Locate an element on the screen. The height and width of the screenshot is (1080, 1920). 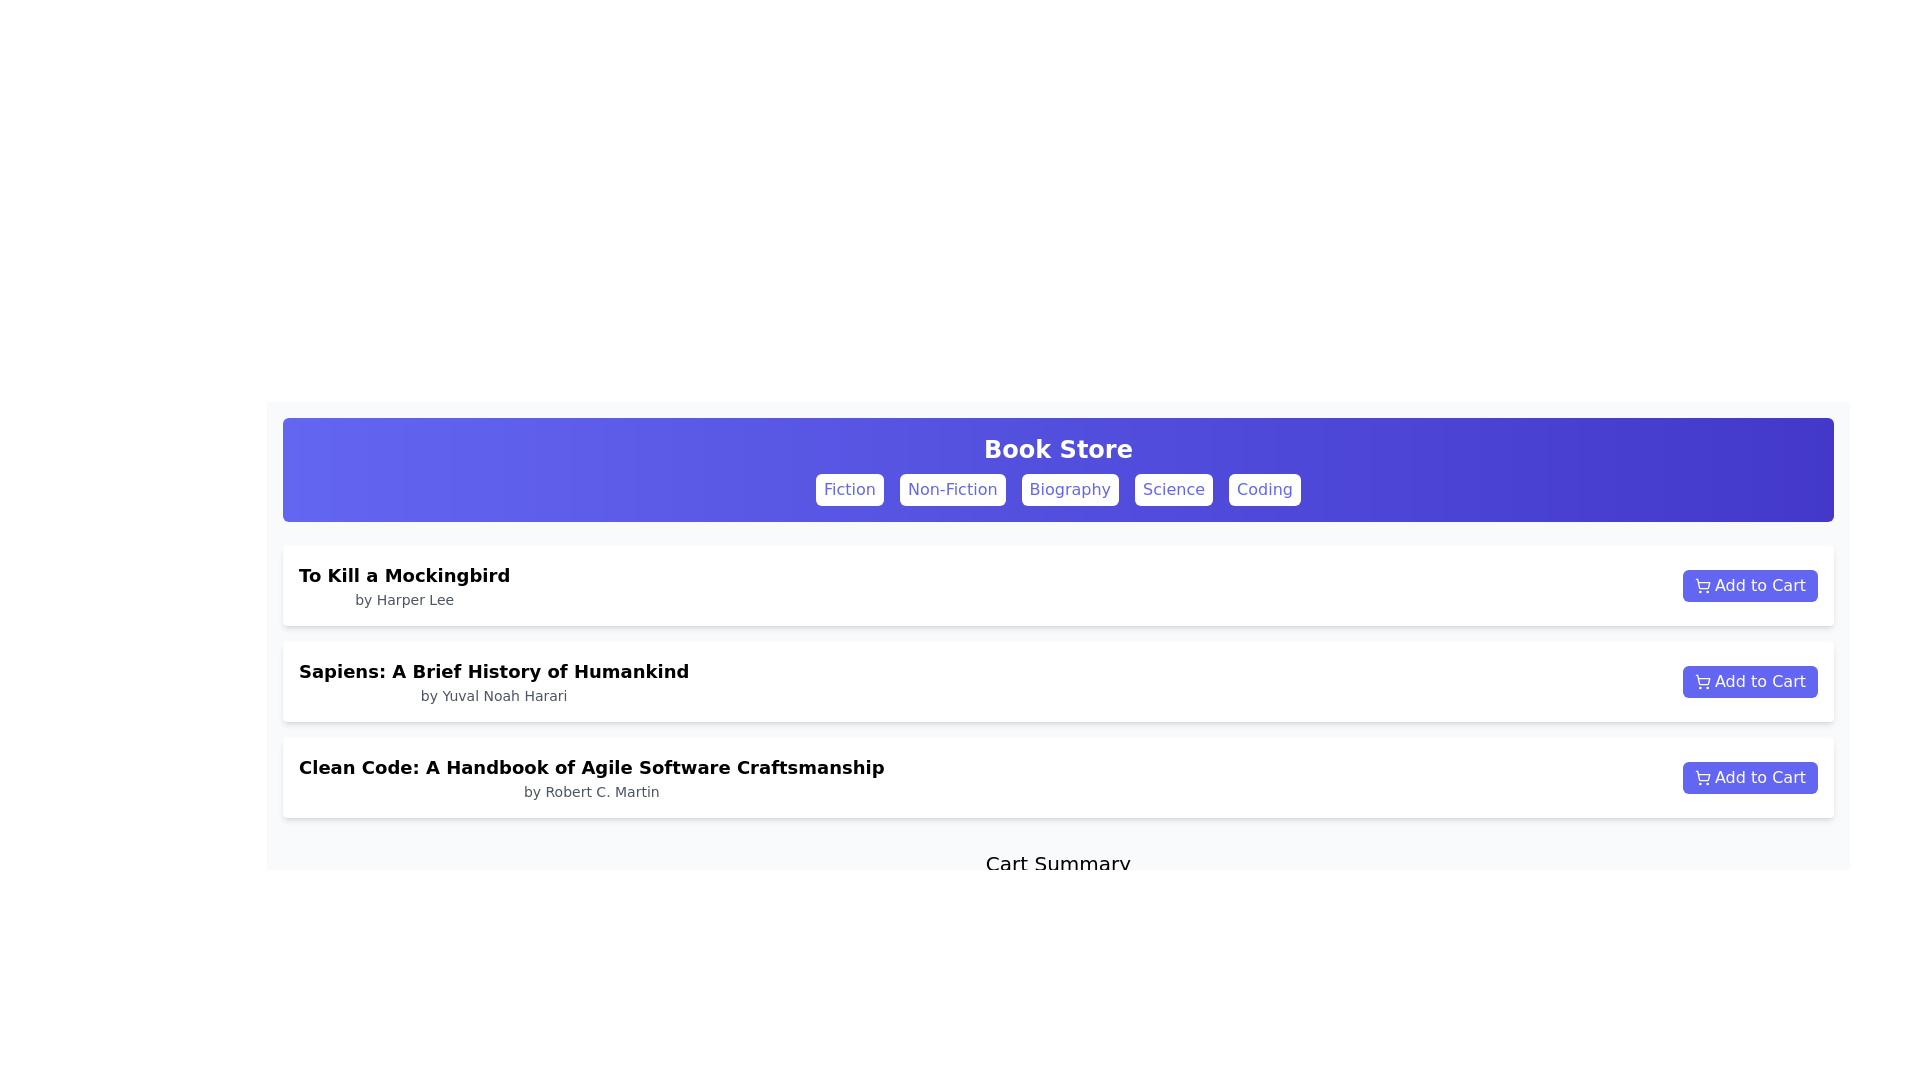
the shopping cart icon located inside the 'Add to Cart' button with a dark blue background is located at coordinates (1702, 681).